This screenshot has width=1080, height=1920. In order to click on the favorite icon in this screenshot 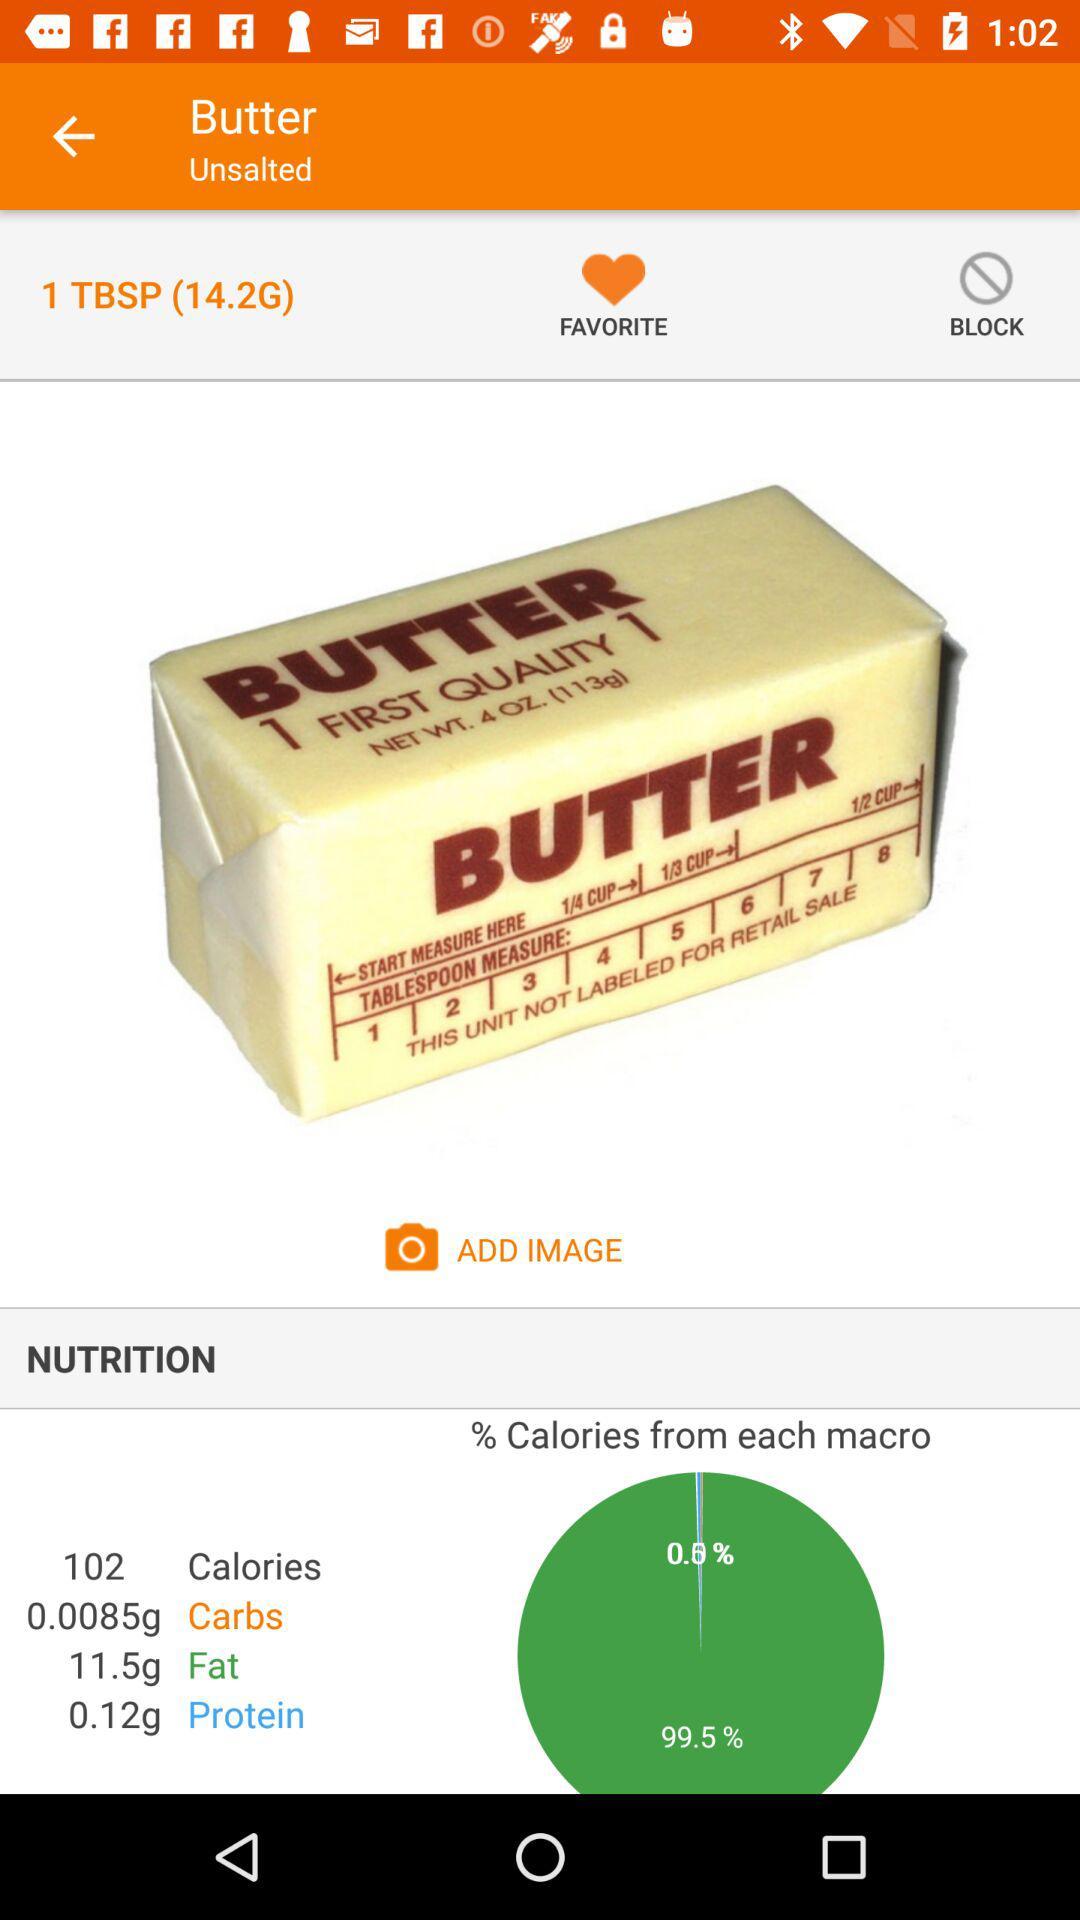, I will do `click(612, 293)`.